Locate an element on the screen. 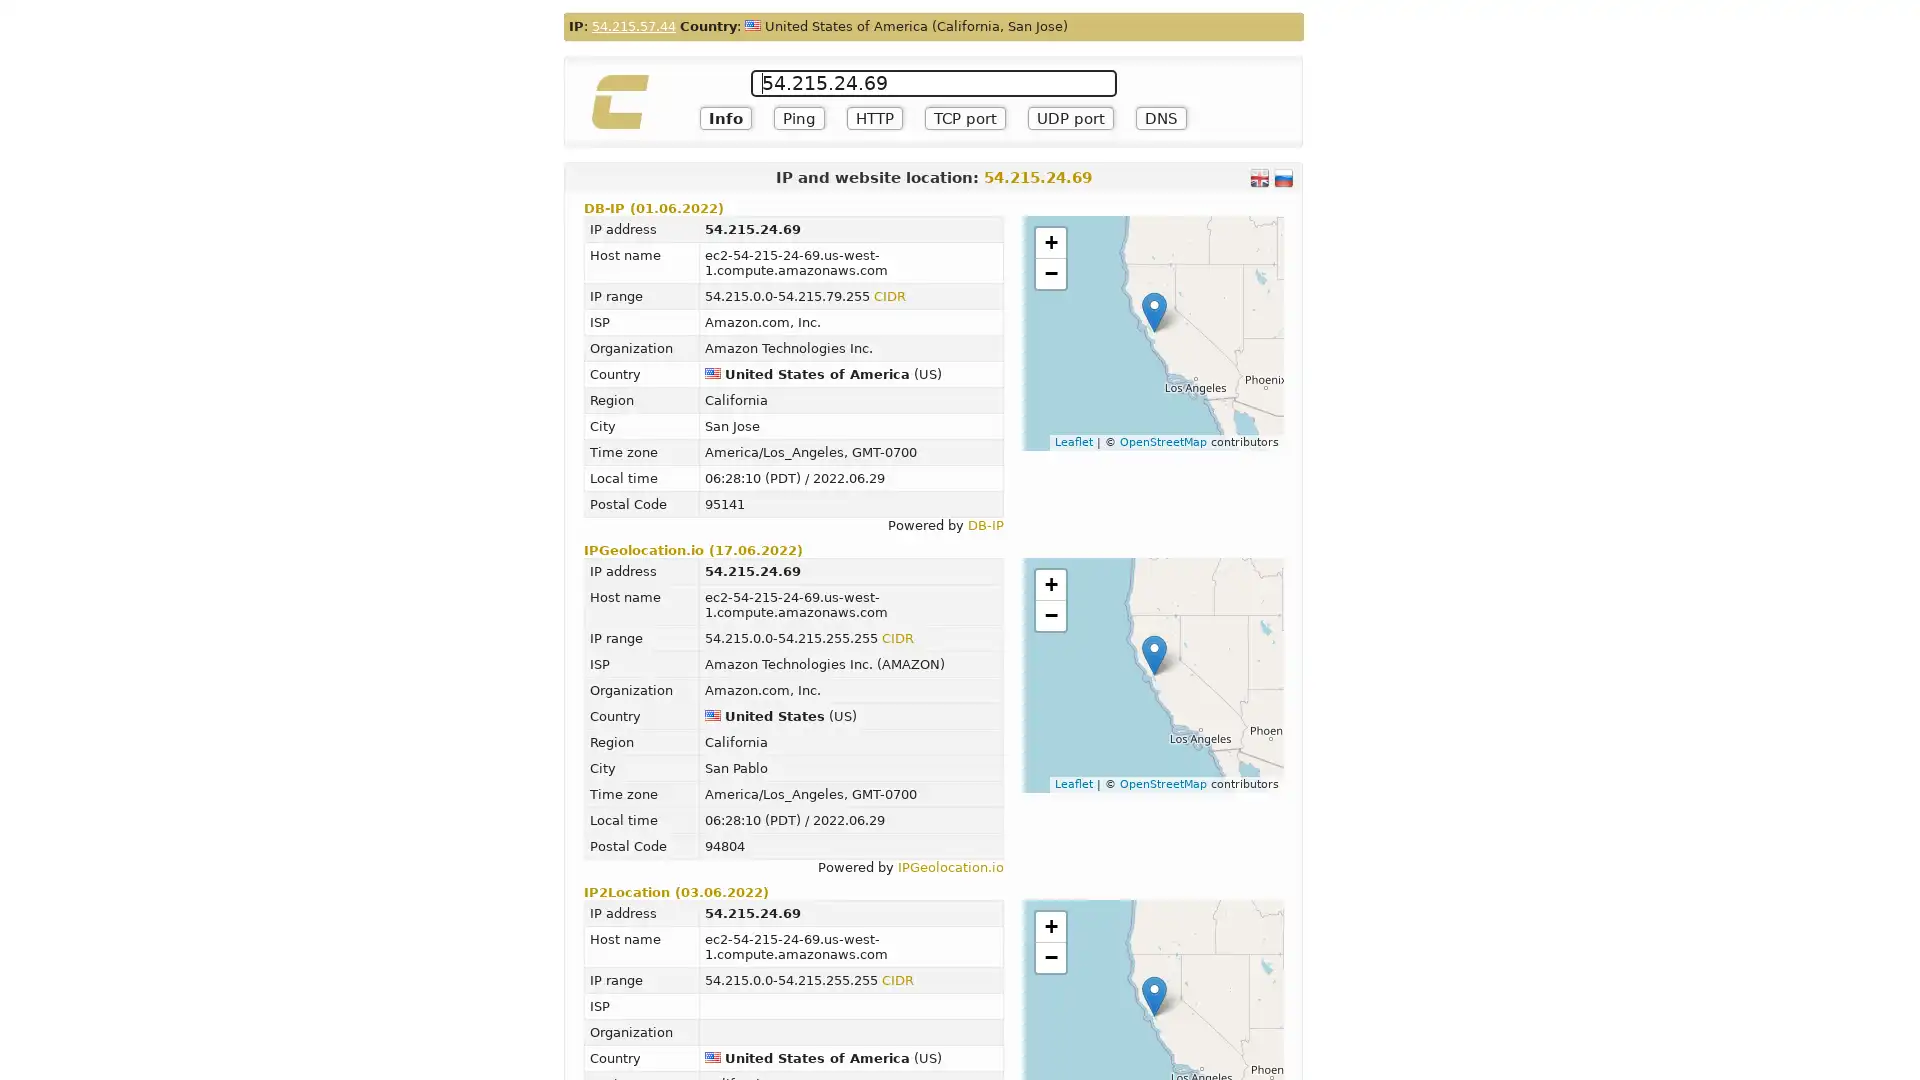 The height and width of the screenshot is (1080, 1920). HTTP is located at coordinates (873, 118).